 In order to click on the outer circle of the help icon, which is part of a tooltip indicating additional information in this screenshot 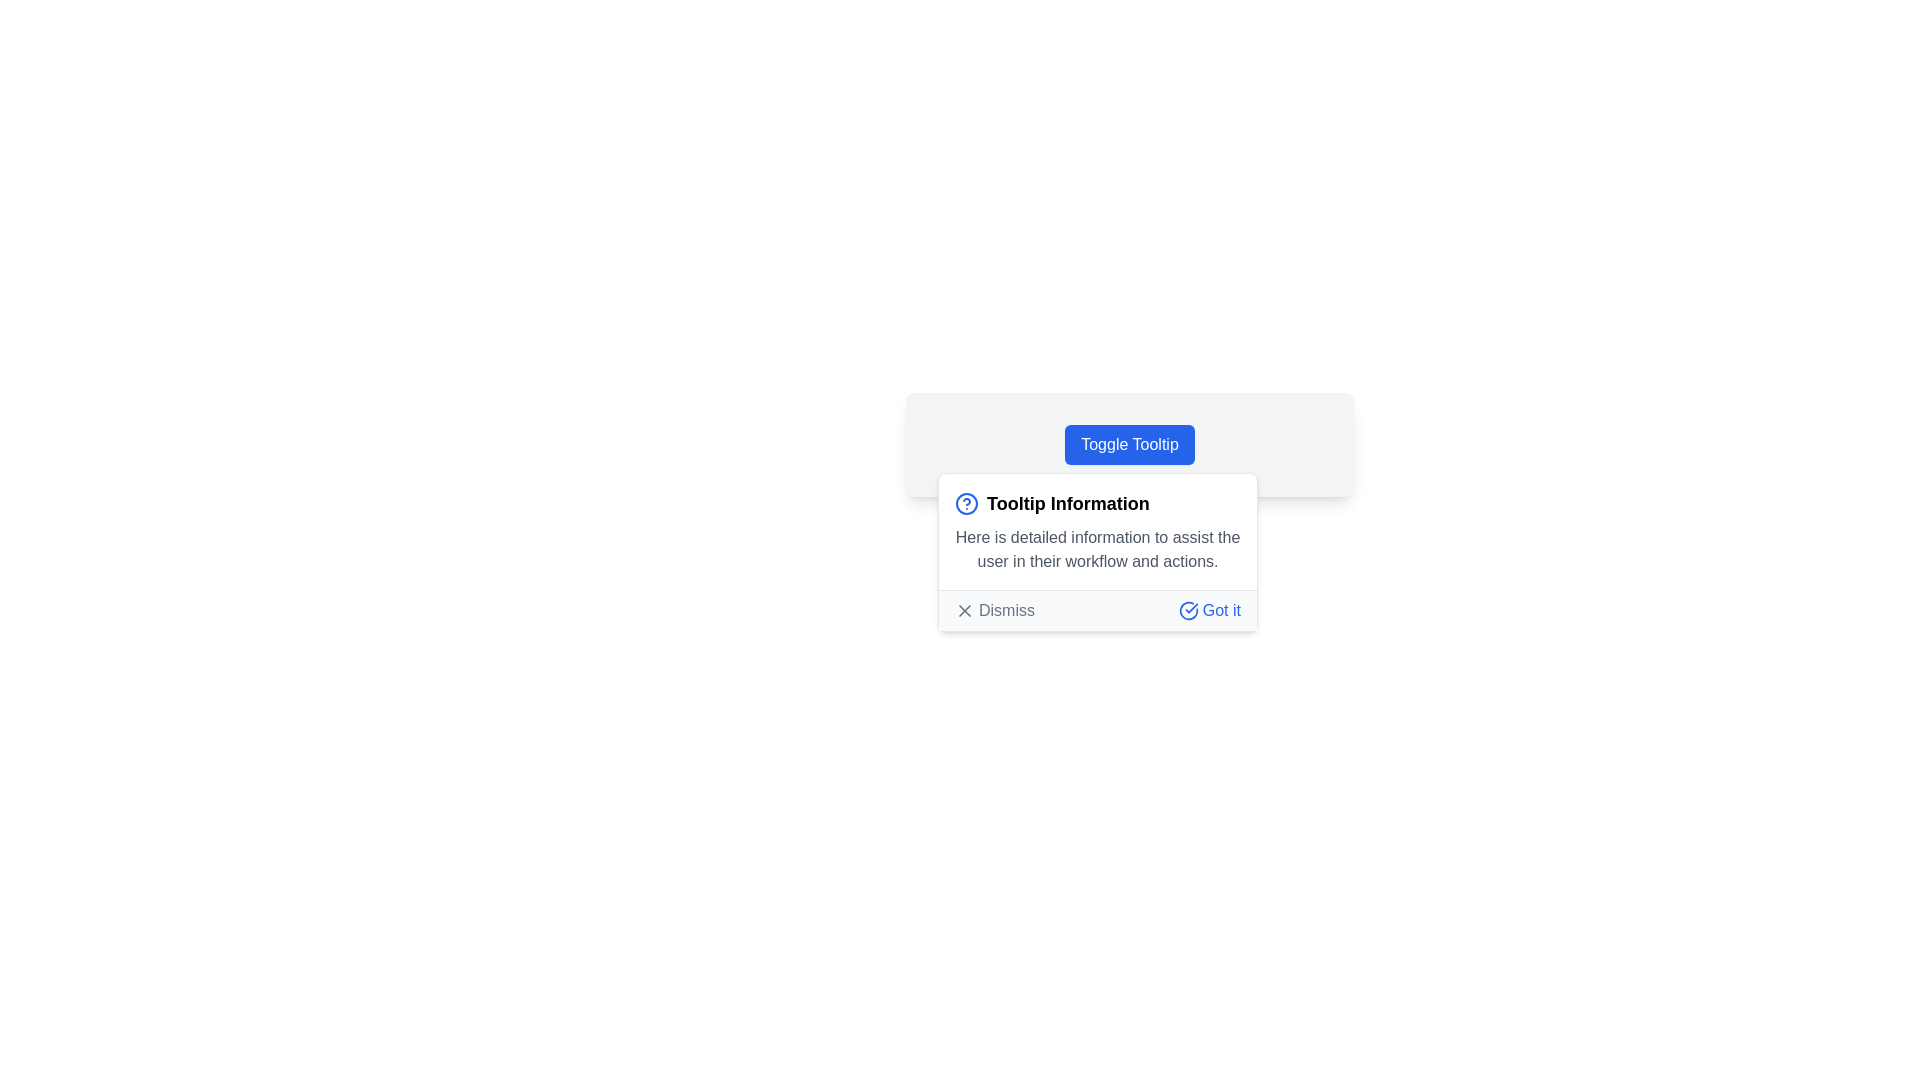, I will do `click(966, 503)`.